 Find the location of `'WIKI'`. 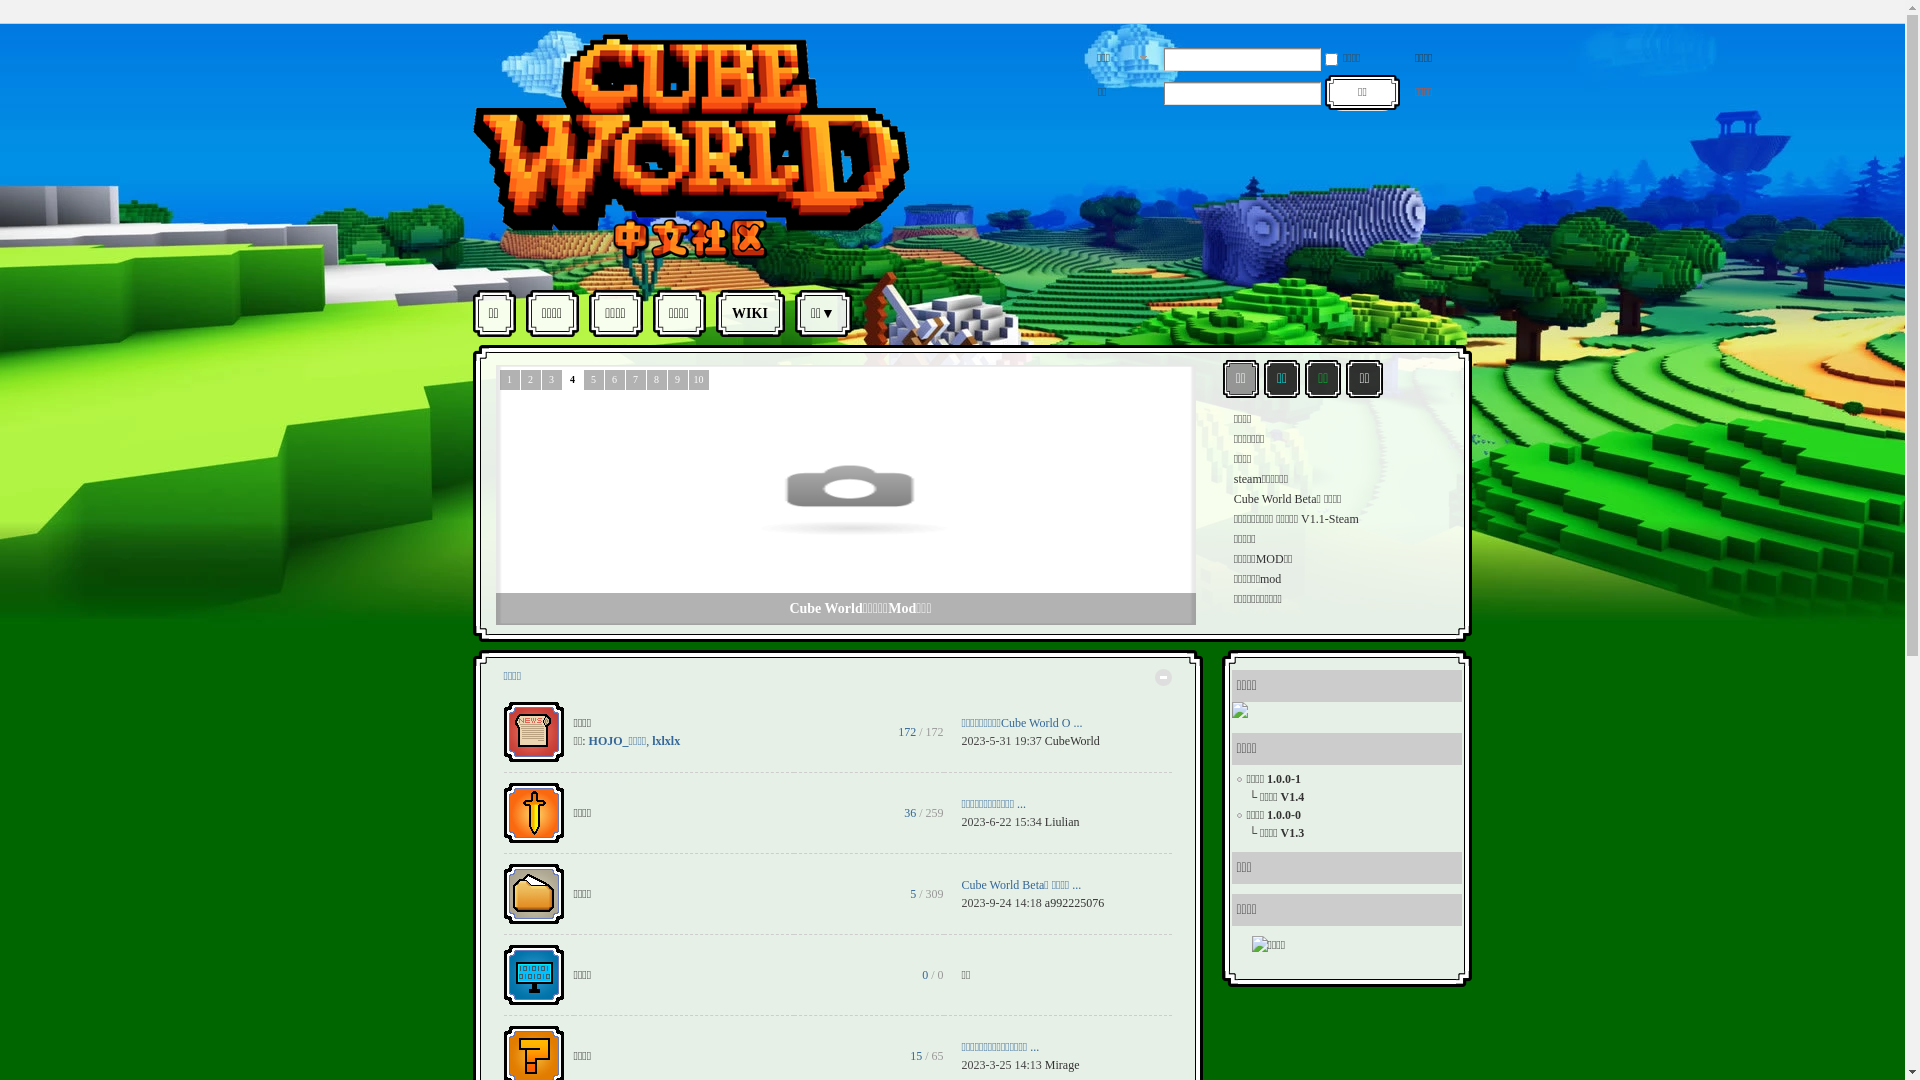

'WIKI' is located at coordinates (748, 313).